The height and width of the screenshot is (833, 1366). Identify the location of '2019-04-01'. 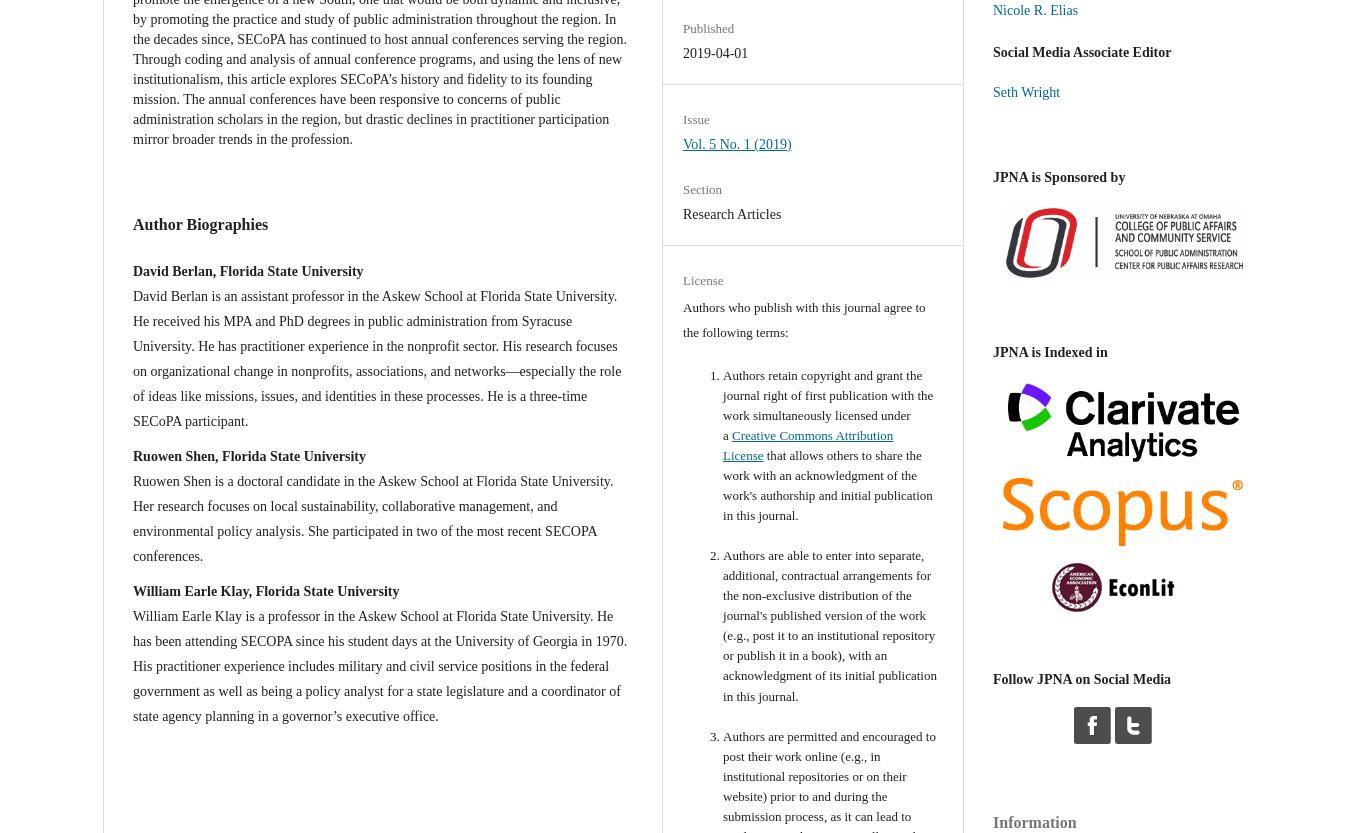
(715, 53).